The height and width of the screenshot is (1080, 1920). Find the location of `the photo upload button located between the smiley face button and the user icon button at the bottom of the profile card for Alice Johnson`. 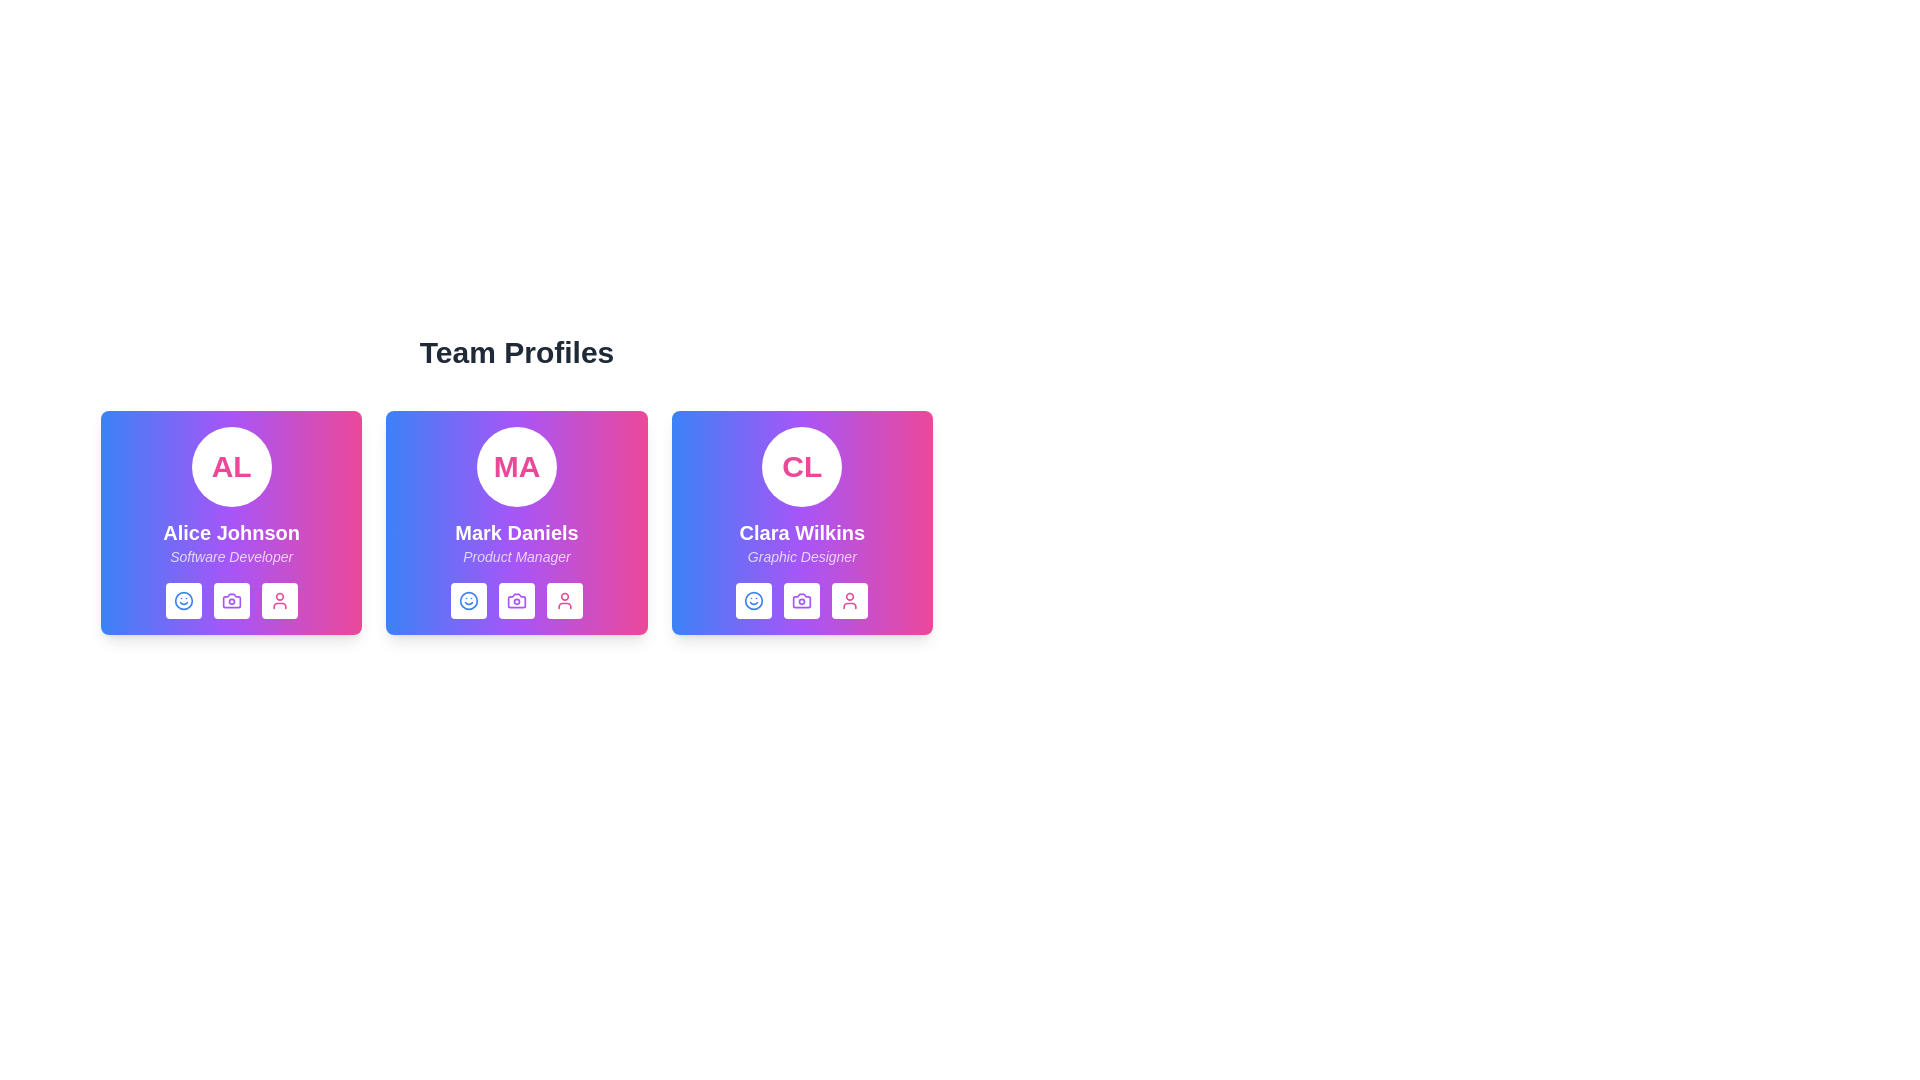

the photo upload button located between the smiley face button and the user icon button at the bottom of the profile card for Alice Johnson is located at coordinates (231, 600).